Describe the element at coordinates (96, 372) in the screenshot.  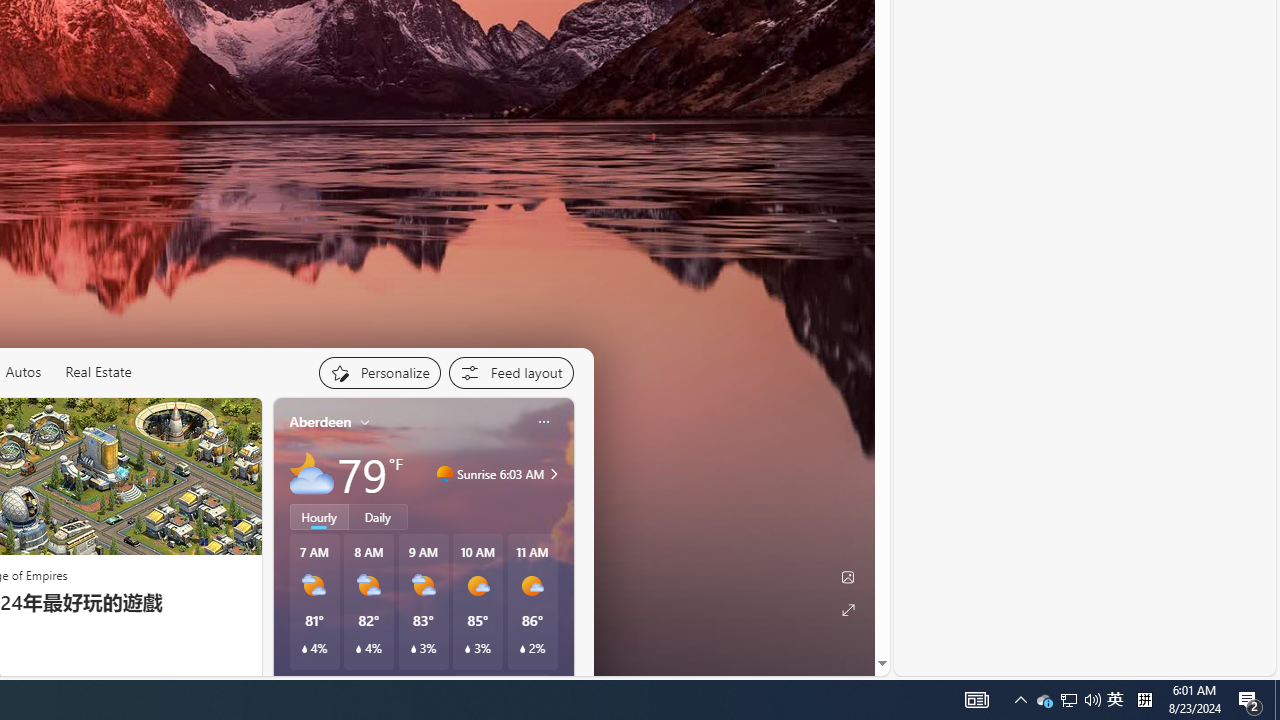
I see `'Real Estate'` at that location.